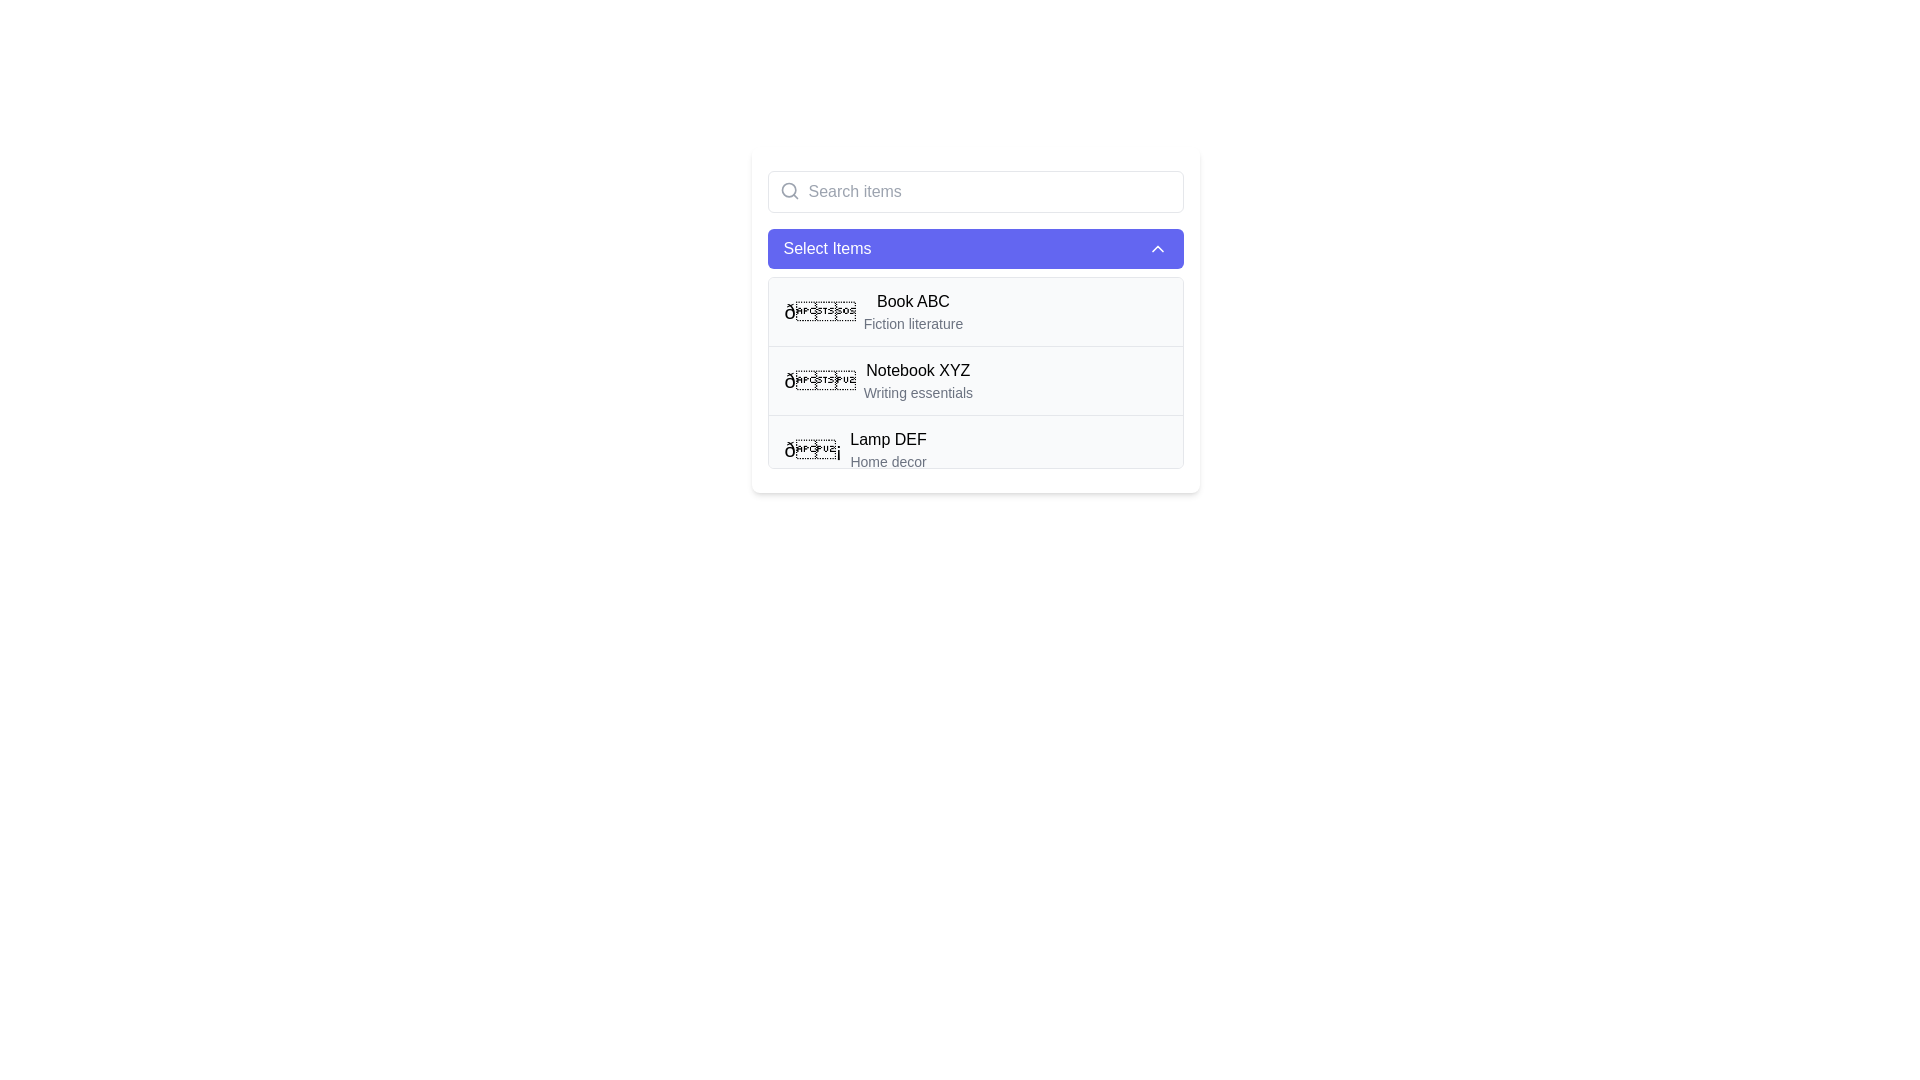  I want to click on text label displaying 'Notebook XYZ' and its description 'Writing essentials', which is the second item in the structured list under the section titled 'Select Items', so click(917, 381).